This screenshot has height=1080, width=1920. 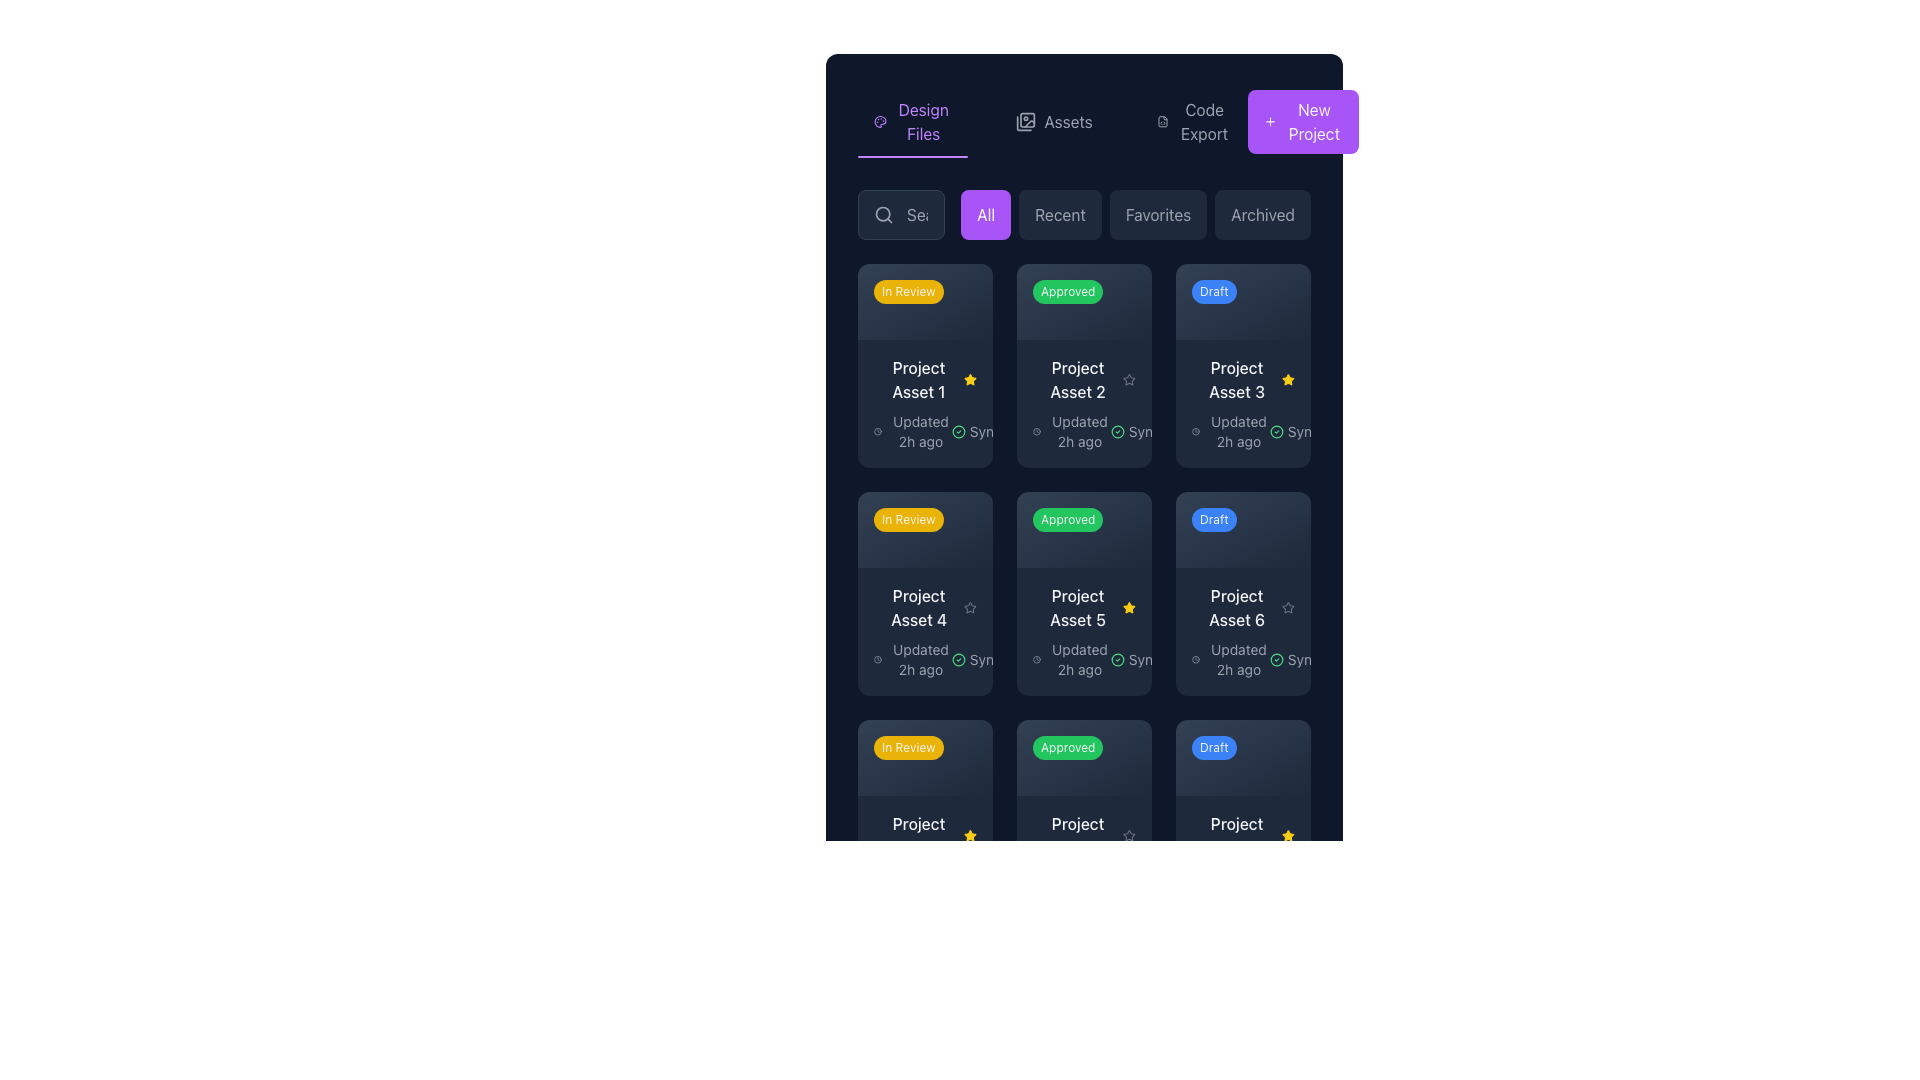 I want to click on the text label and icon representing 'Project Asset 3' in the grid, so click(x=1242, y=379).